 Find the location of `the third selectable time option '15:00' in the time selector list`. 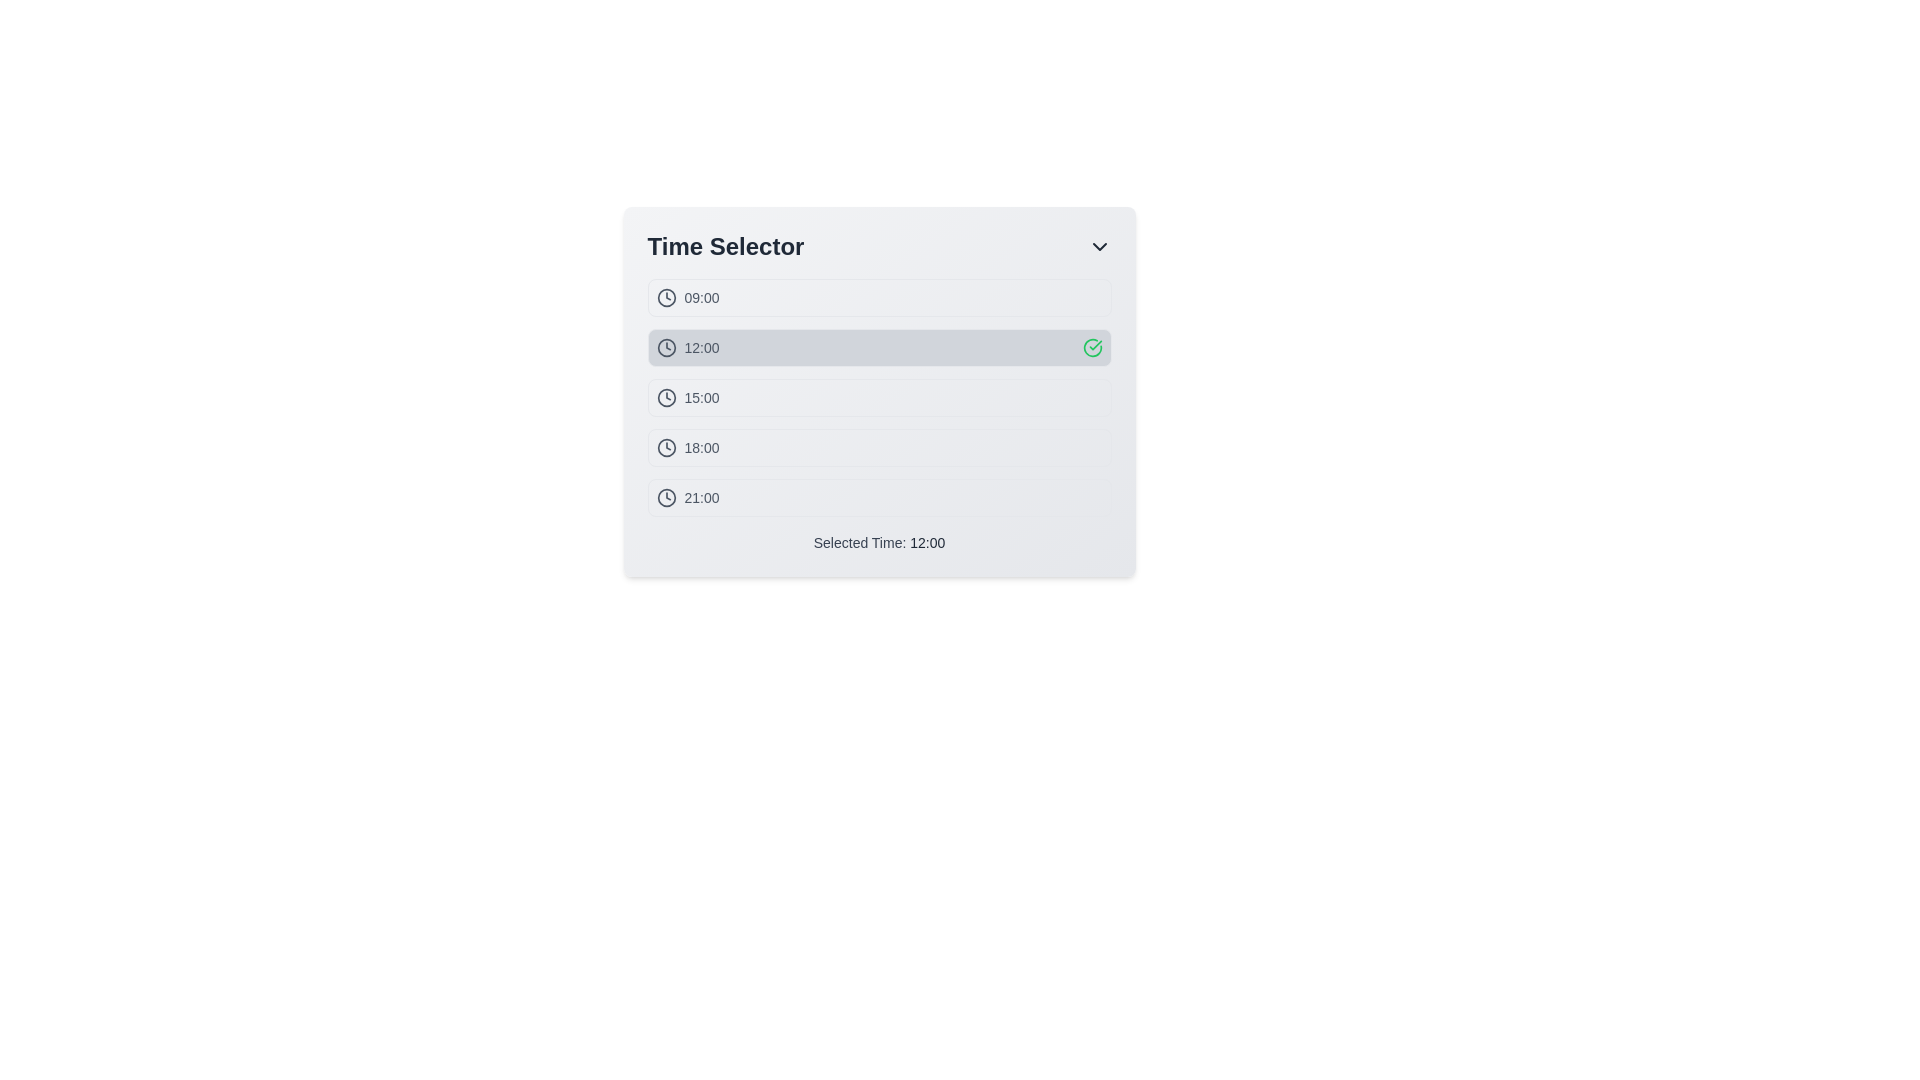

the third selectable time option '15:00' in the time selector list is located at coordinates (879, 397).